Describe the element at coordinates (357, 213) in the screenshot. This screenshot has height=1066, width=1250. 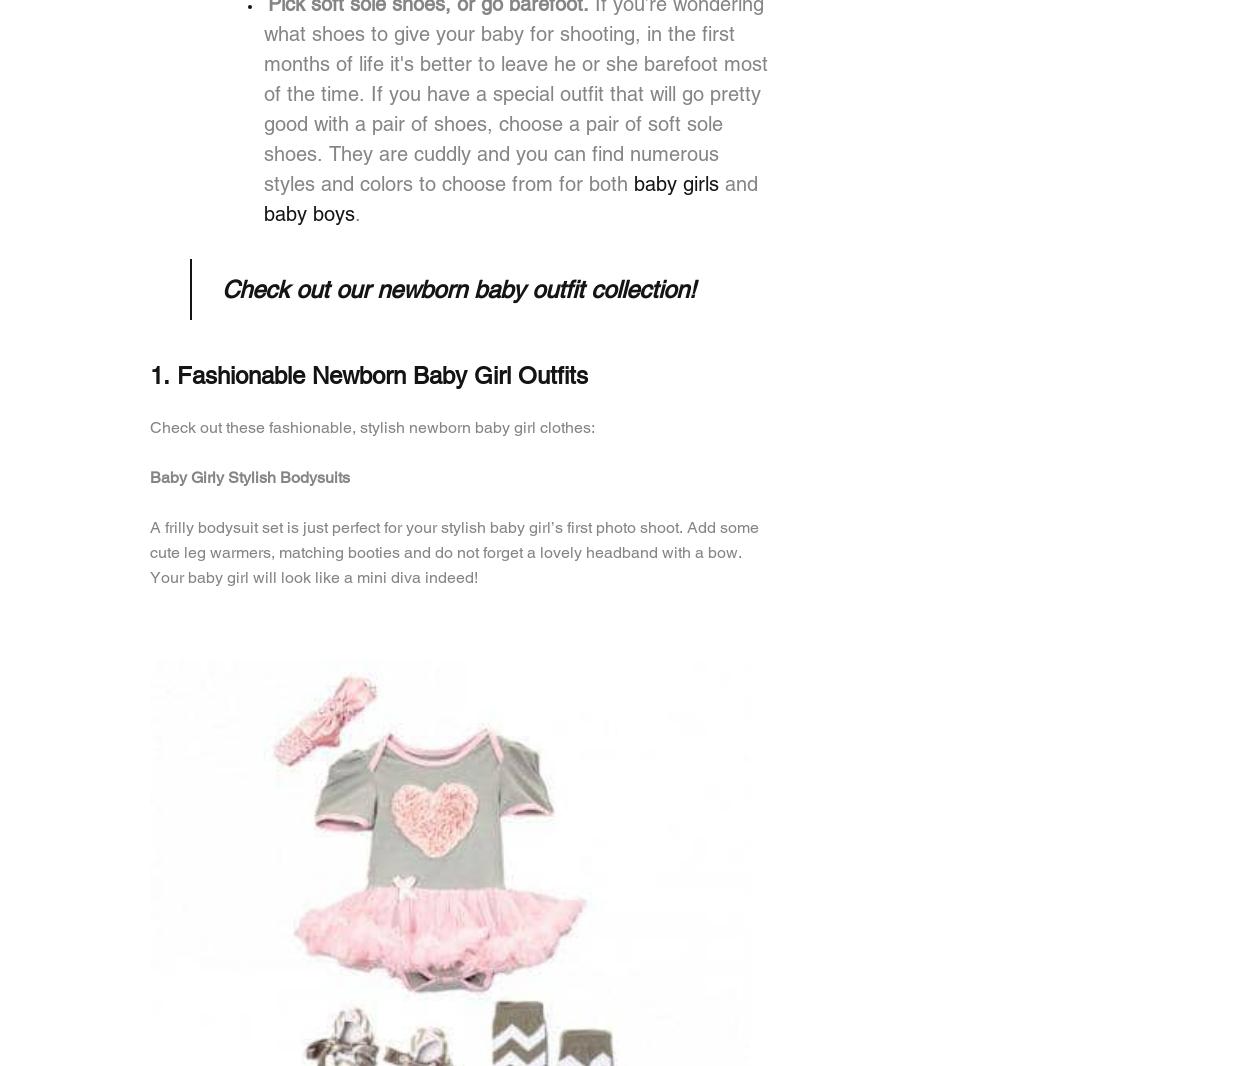
I see `'.'` at that location.